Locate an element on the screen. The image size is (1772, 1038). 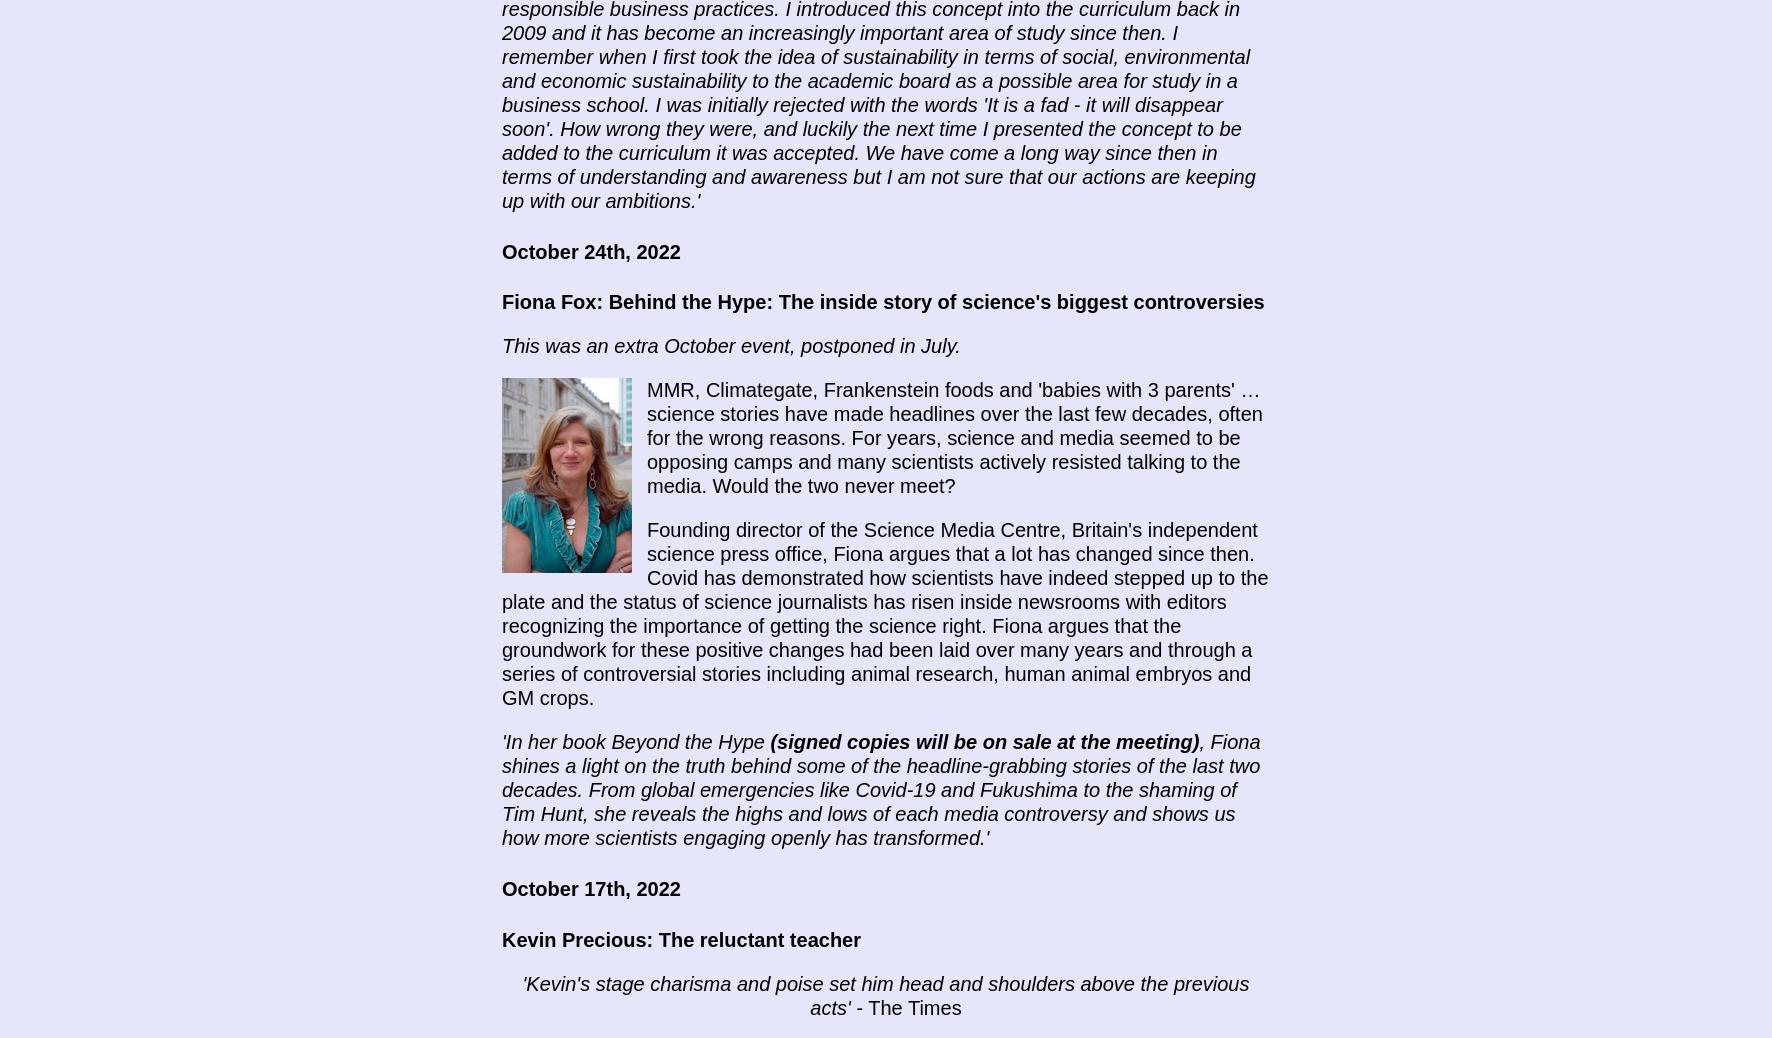
'Kevin Precious: The reluctant teacher' is located at coordinates (680, 938).